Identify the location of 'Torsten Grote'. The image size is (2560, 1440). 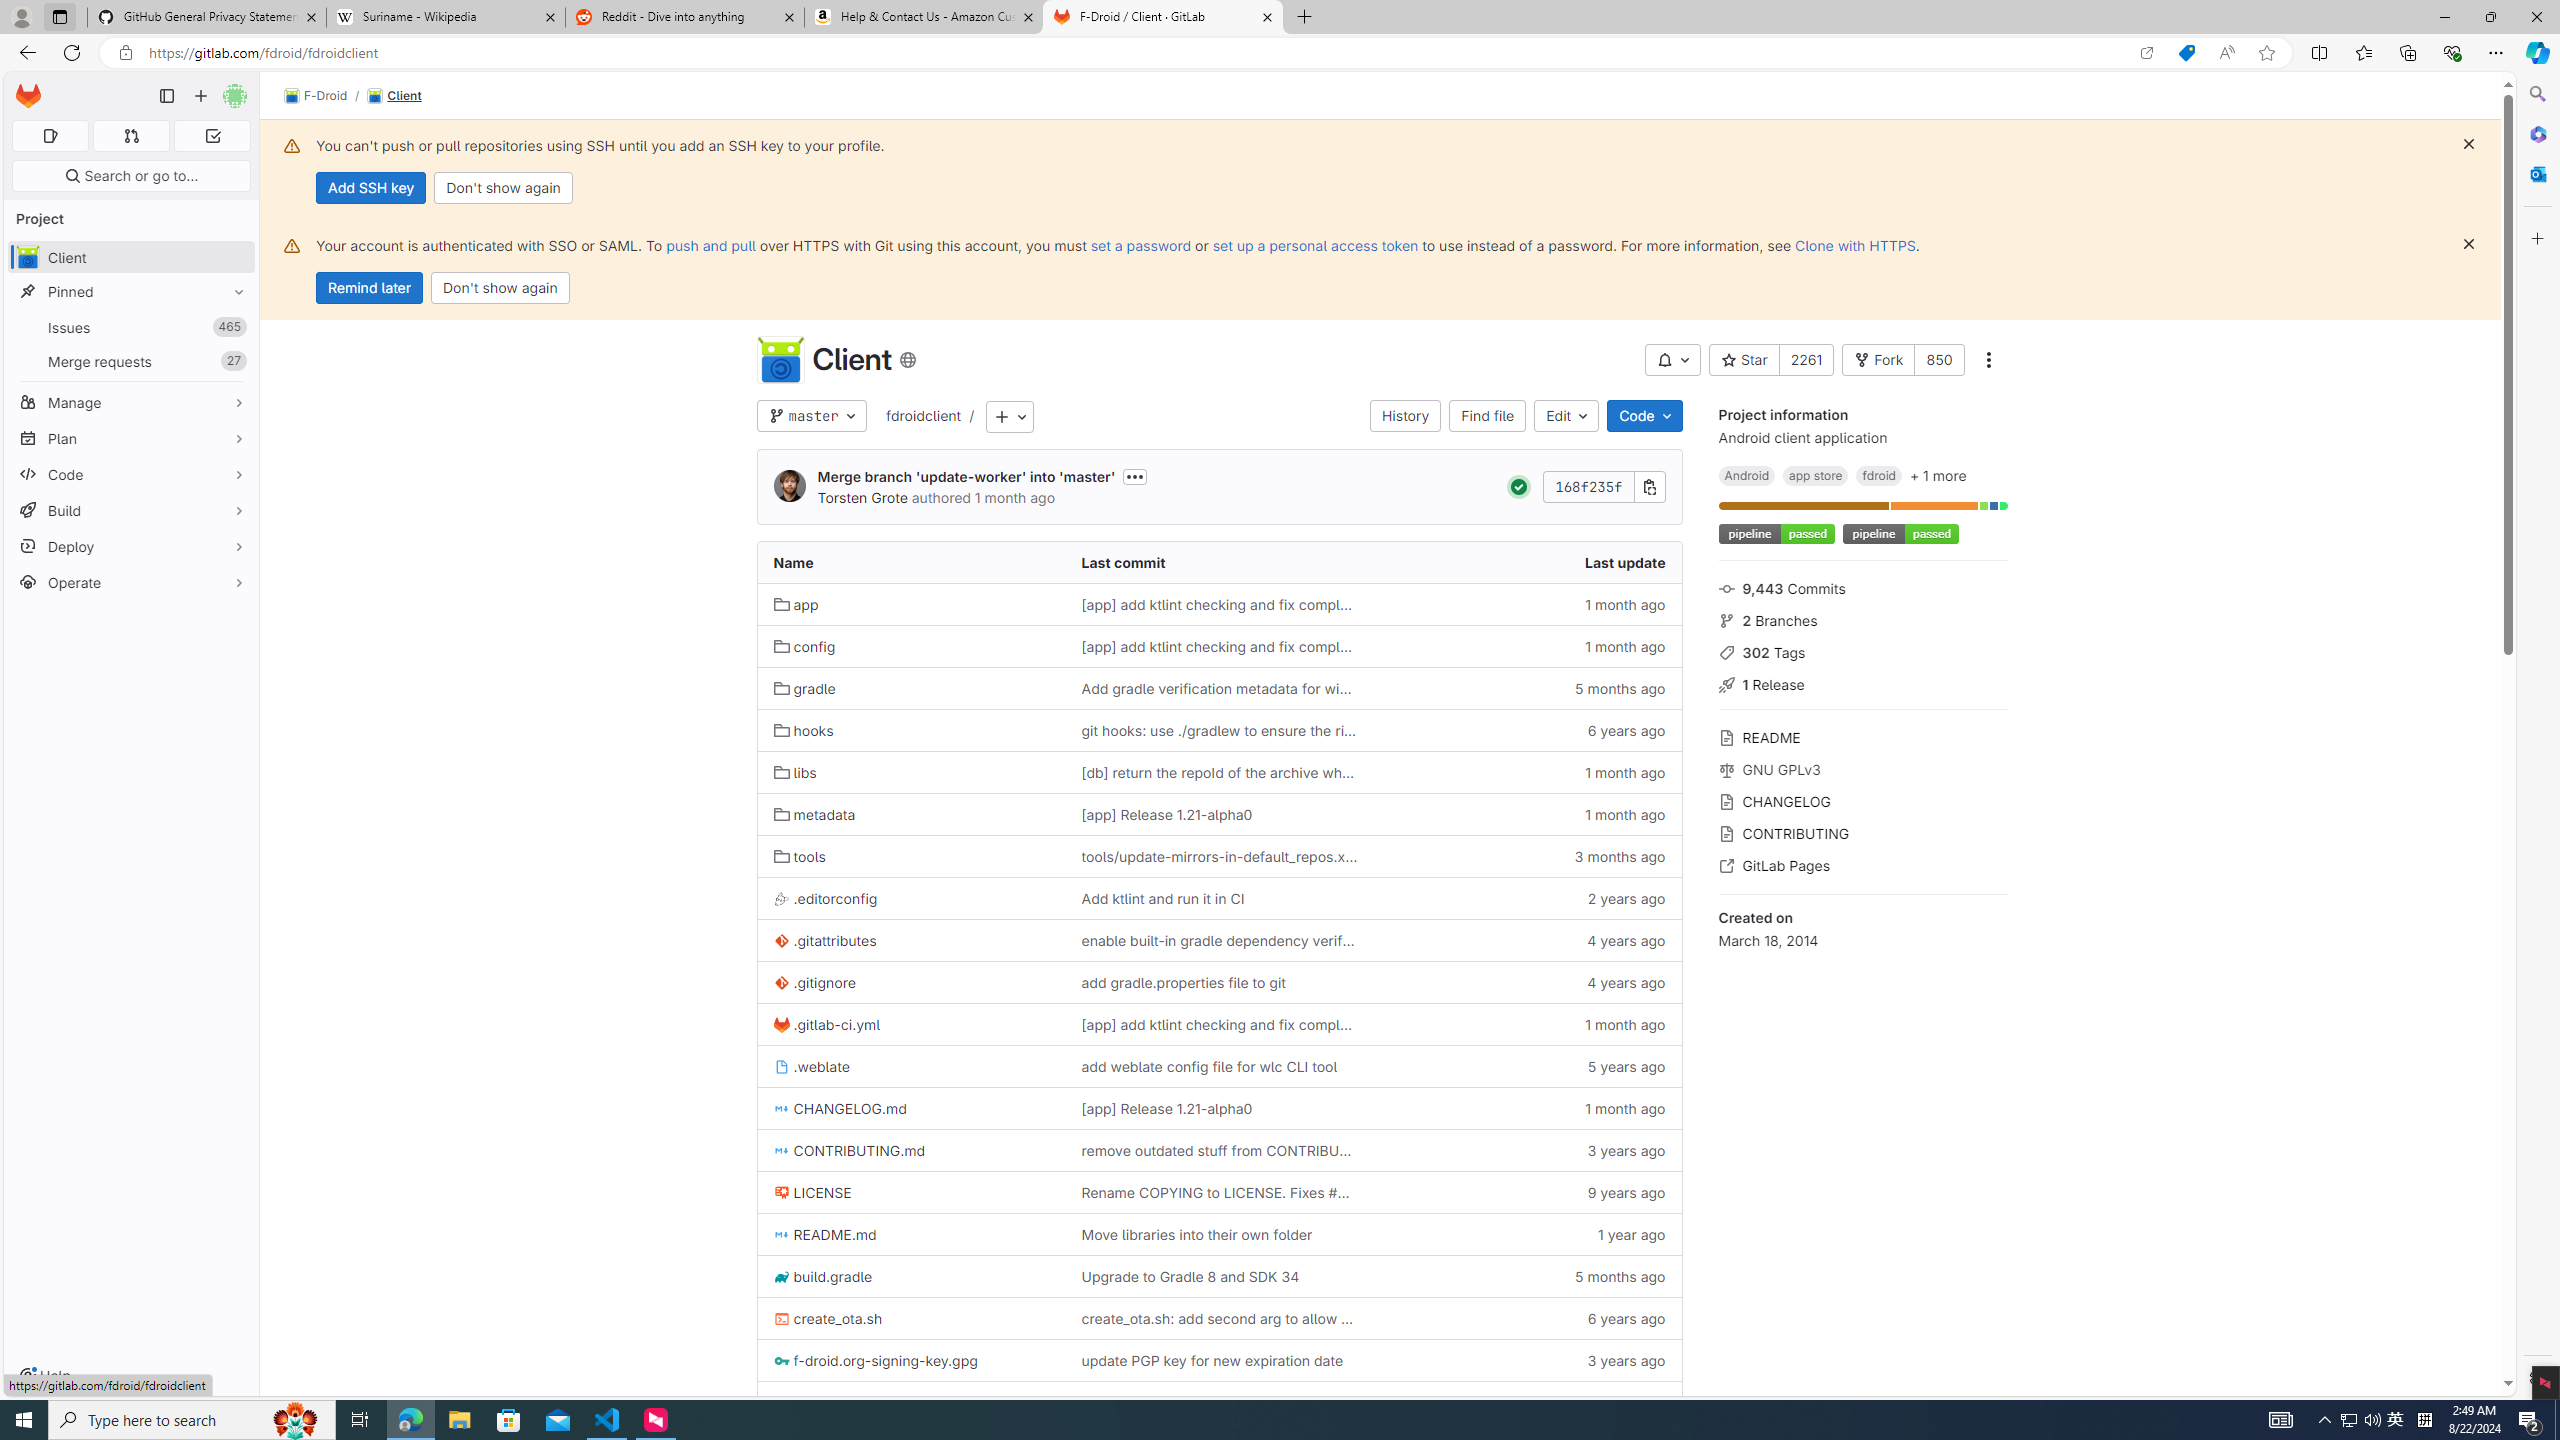
(788, 486).